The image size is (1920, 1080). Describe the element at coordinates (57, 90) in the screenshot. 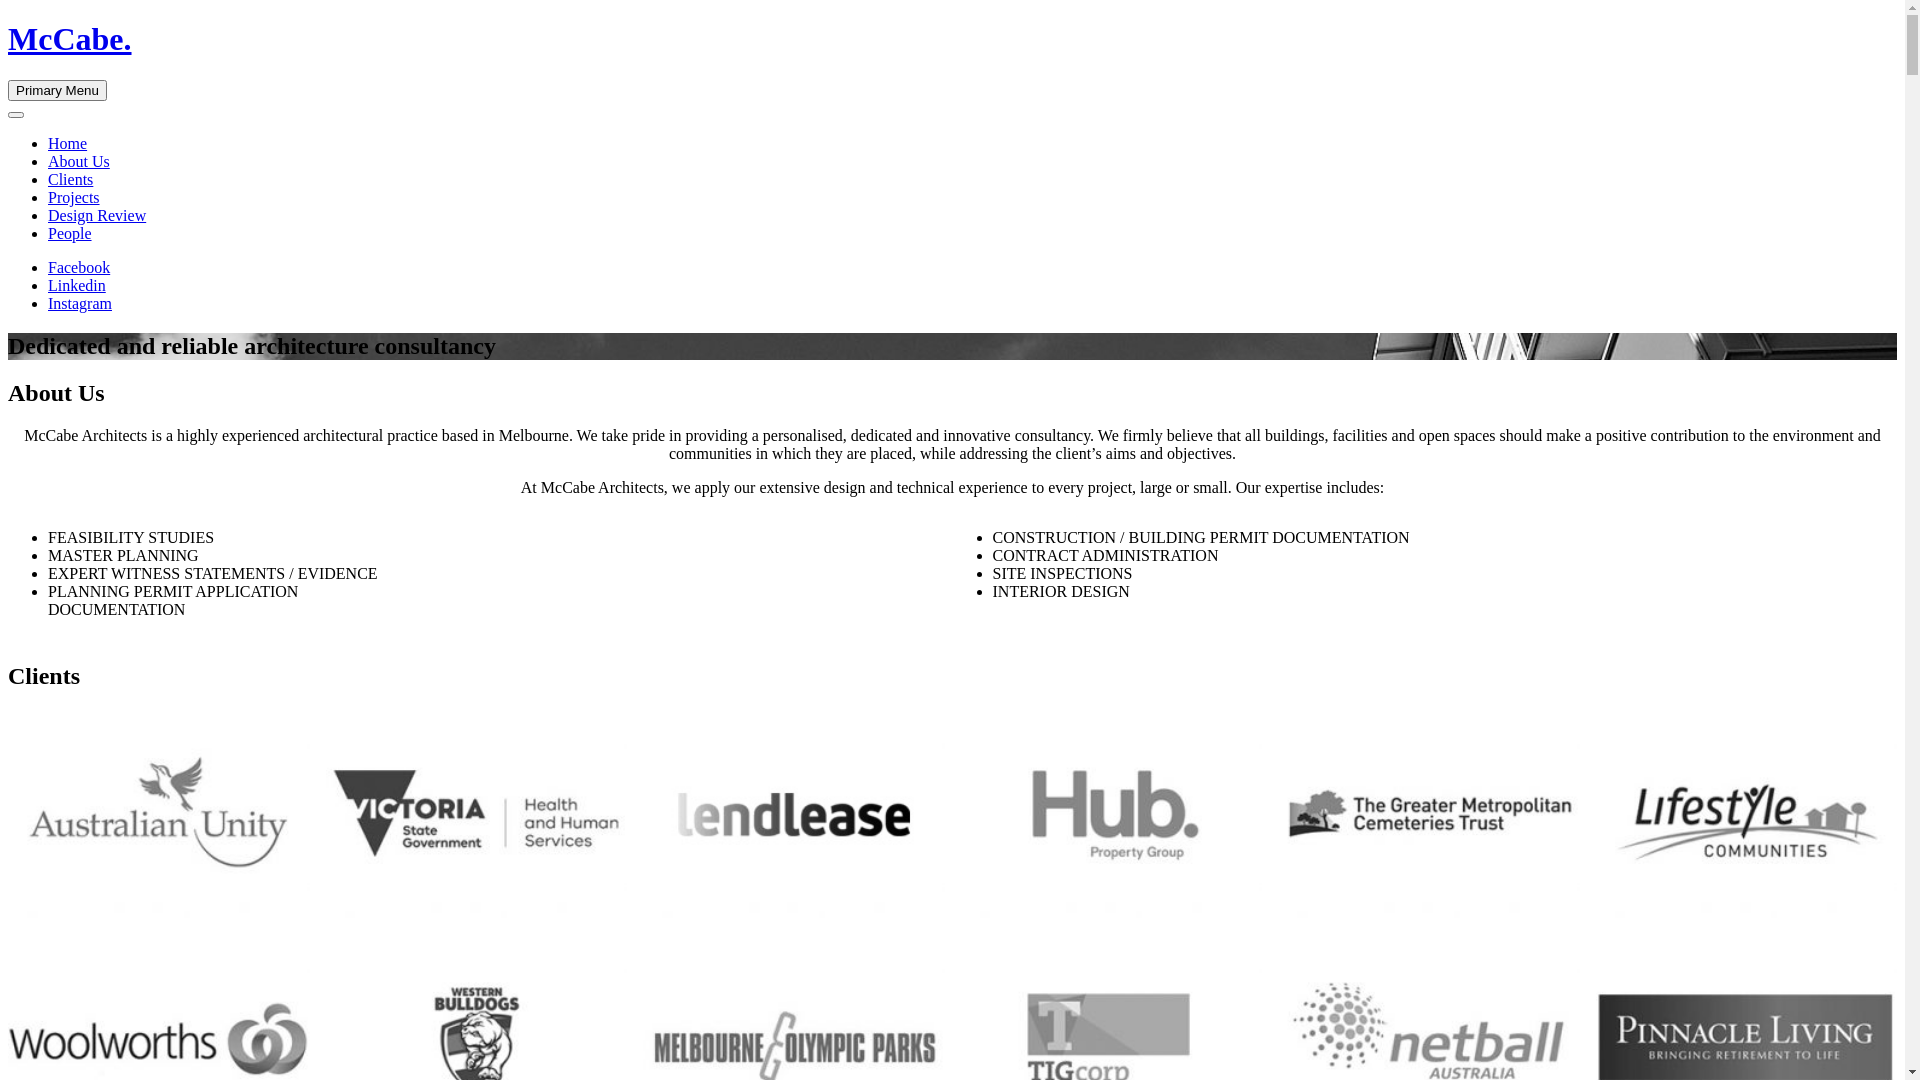

I see `'Primary Menu'` at that location.